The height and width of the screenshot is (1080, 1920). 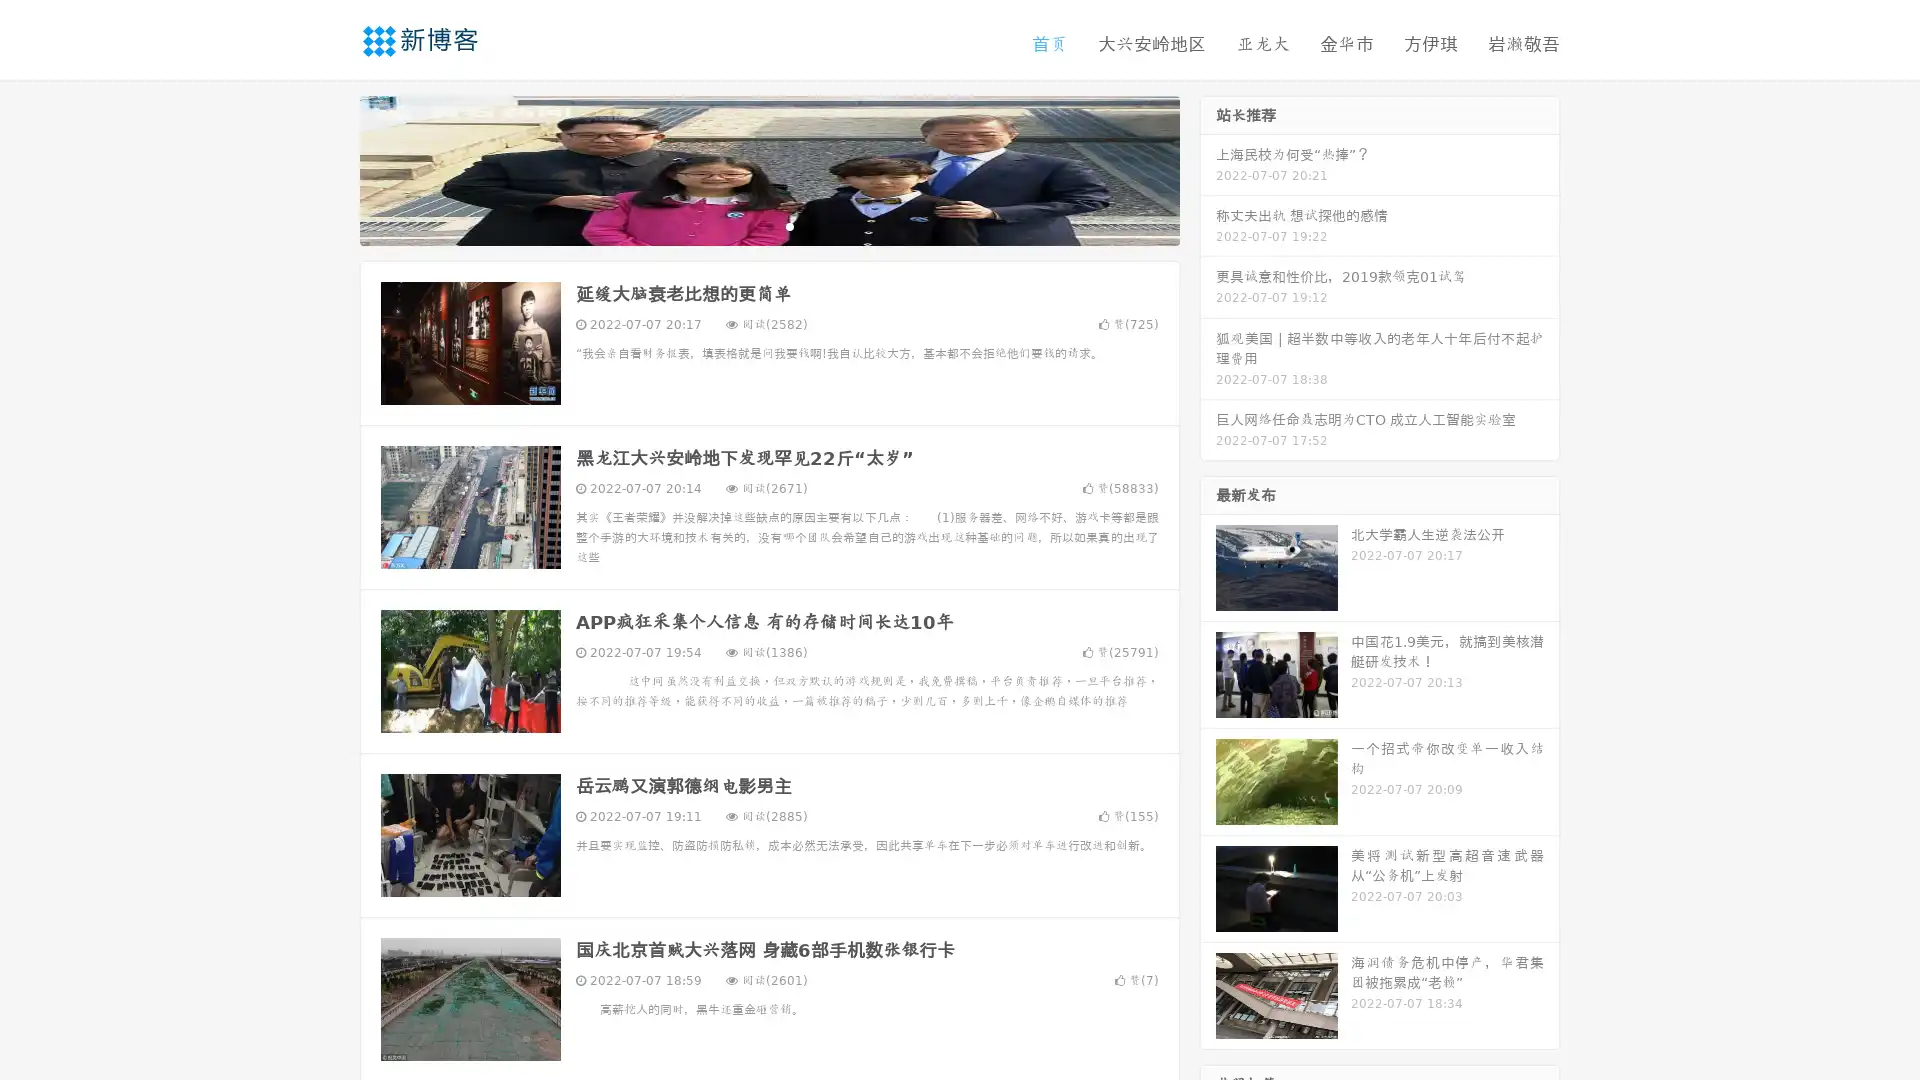 What do you see at coordinates (1208, 168) in the screenshot?
I see `Next slide` at bounding box center [1208, 168].